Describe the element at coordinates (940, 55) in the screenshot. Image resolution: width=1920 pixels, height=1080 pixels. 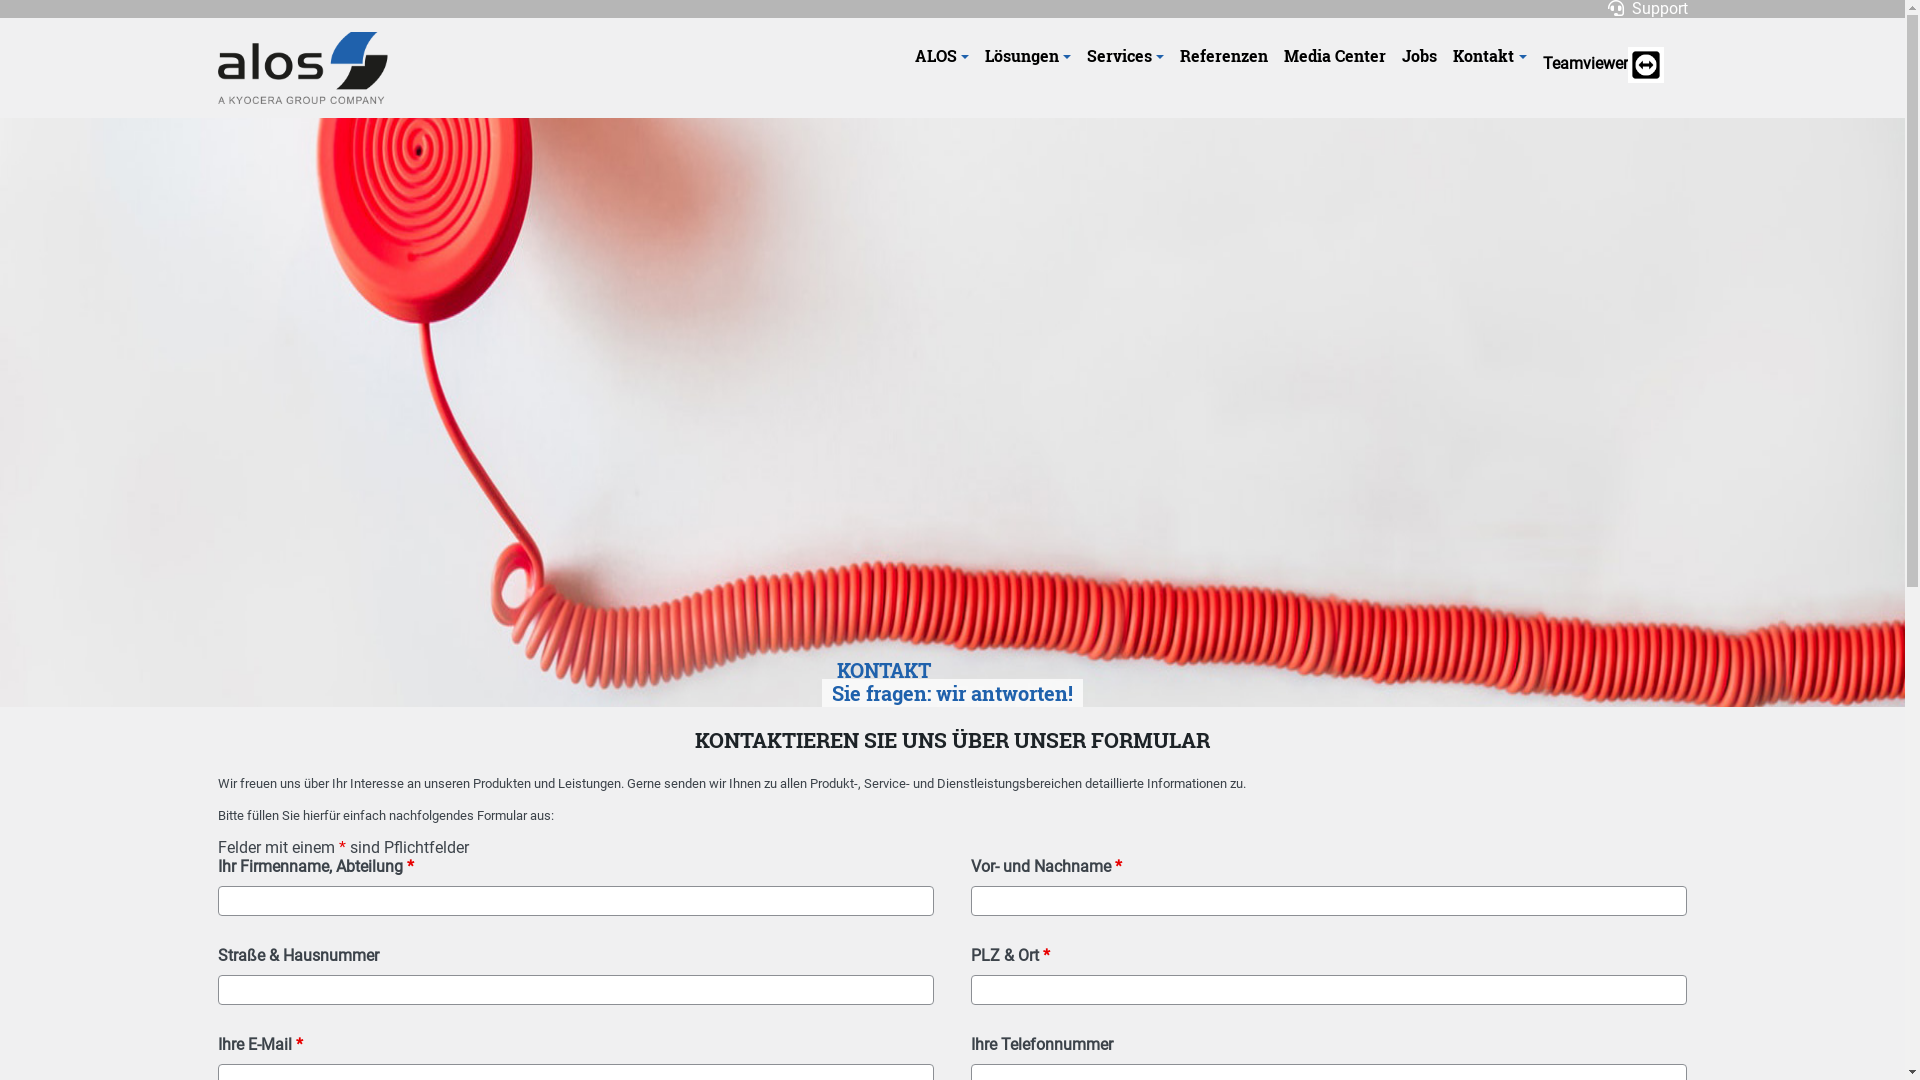
I see `'ALOS'` at that location.